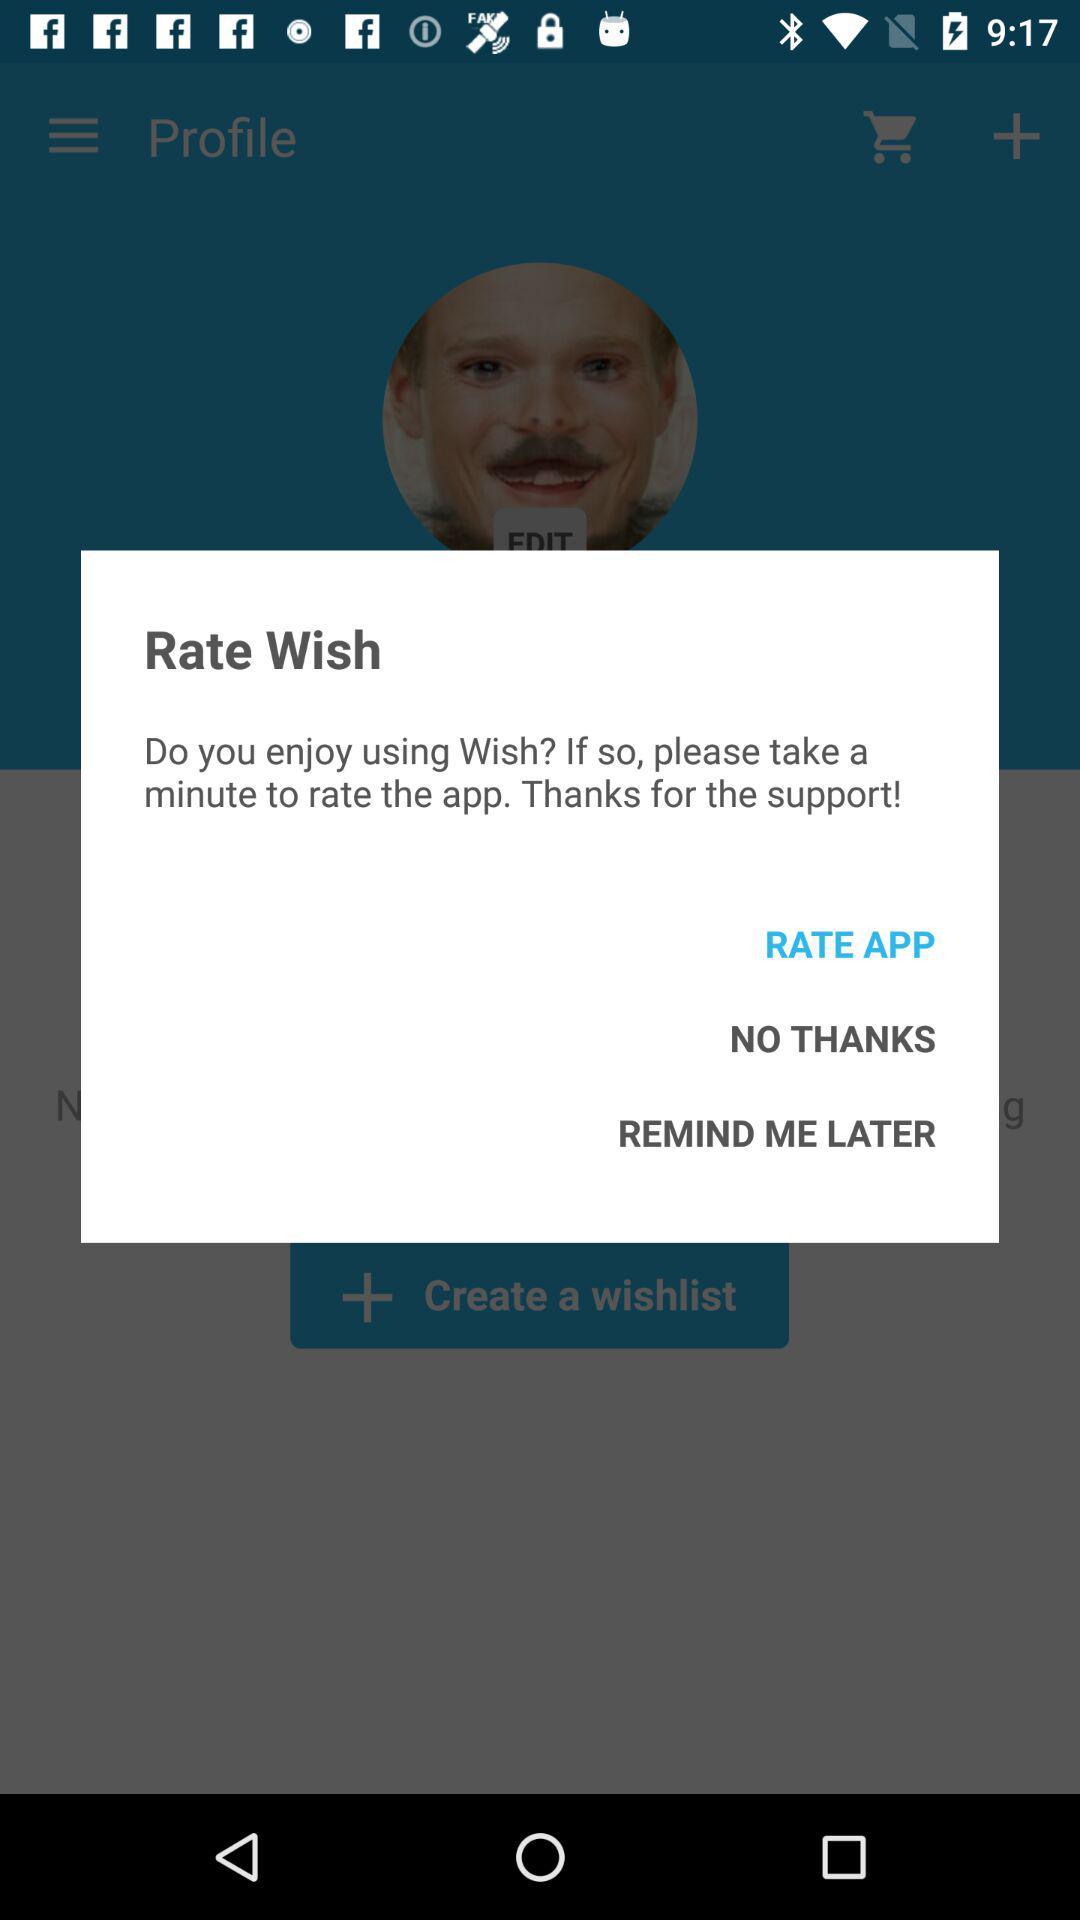 Image resolution: width=1080 pixels, height=1920 pixels. What do you see at coordinates (832, 1037) in the screenshot?
I see `icon above the remind me later` at bounding box center [832, 1037].